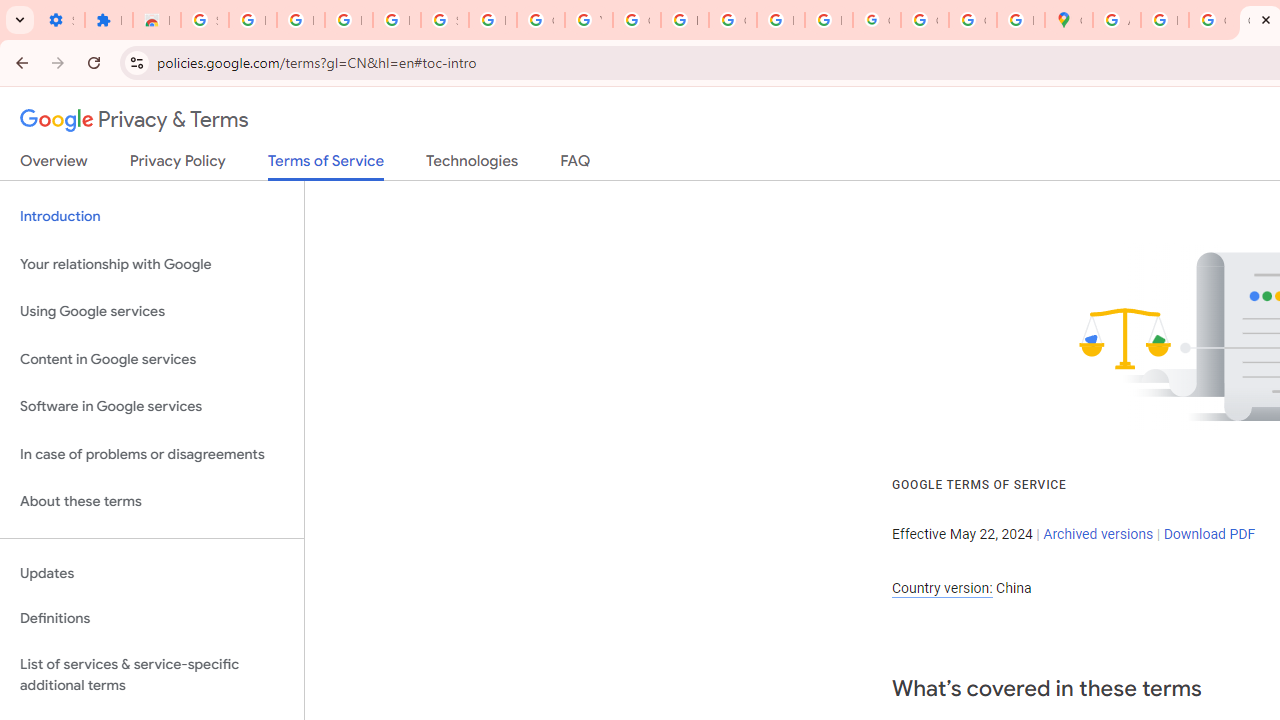  I want to click on 'Reviews: Helix Fruit Jump Arcade Game', so click(155, 20).